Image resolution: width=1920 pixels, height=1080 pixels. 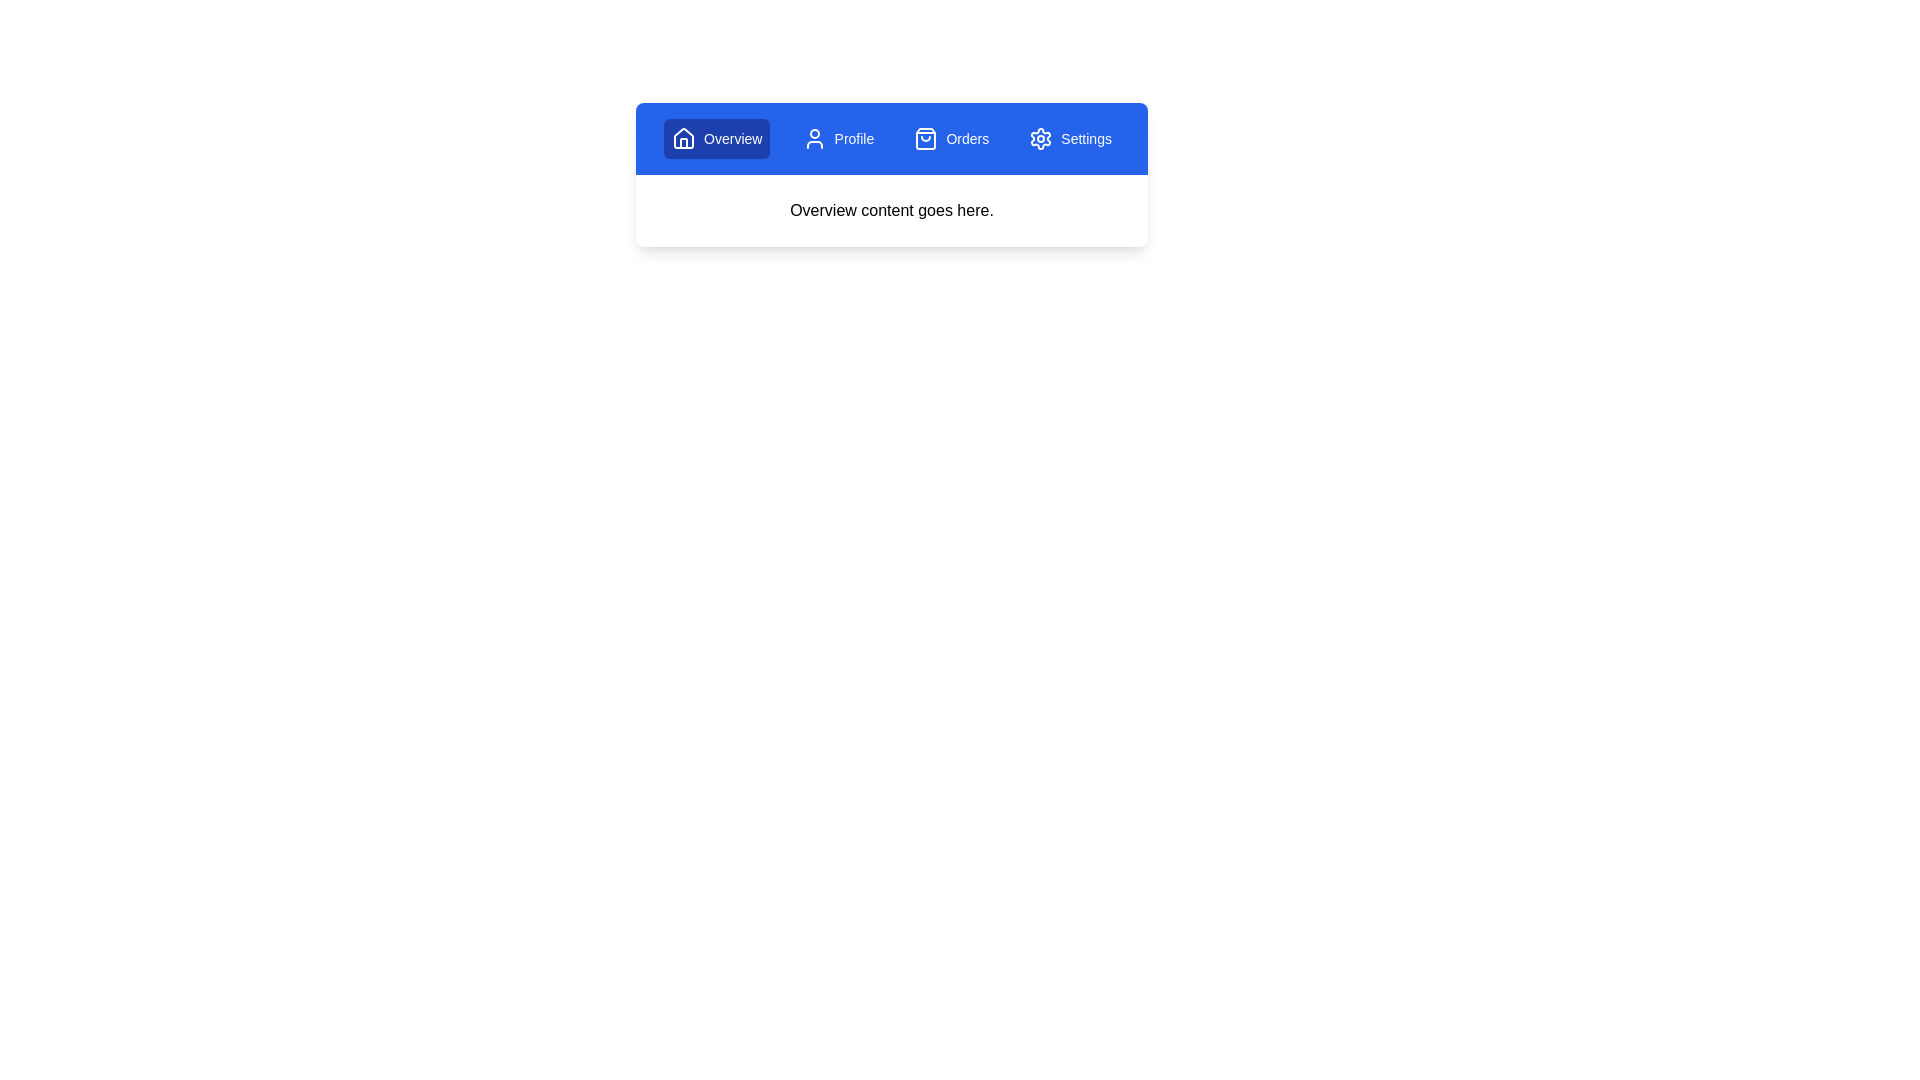 I want to click on the blue 'Overview' button, which is the first button in a row of menu items in the navigation bar, so click(x=717, y=137).